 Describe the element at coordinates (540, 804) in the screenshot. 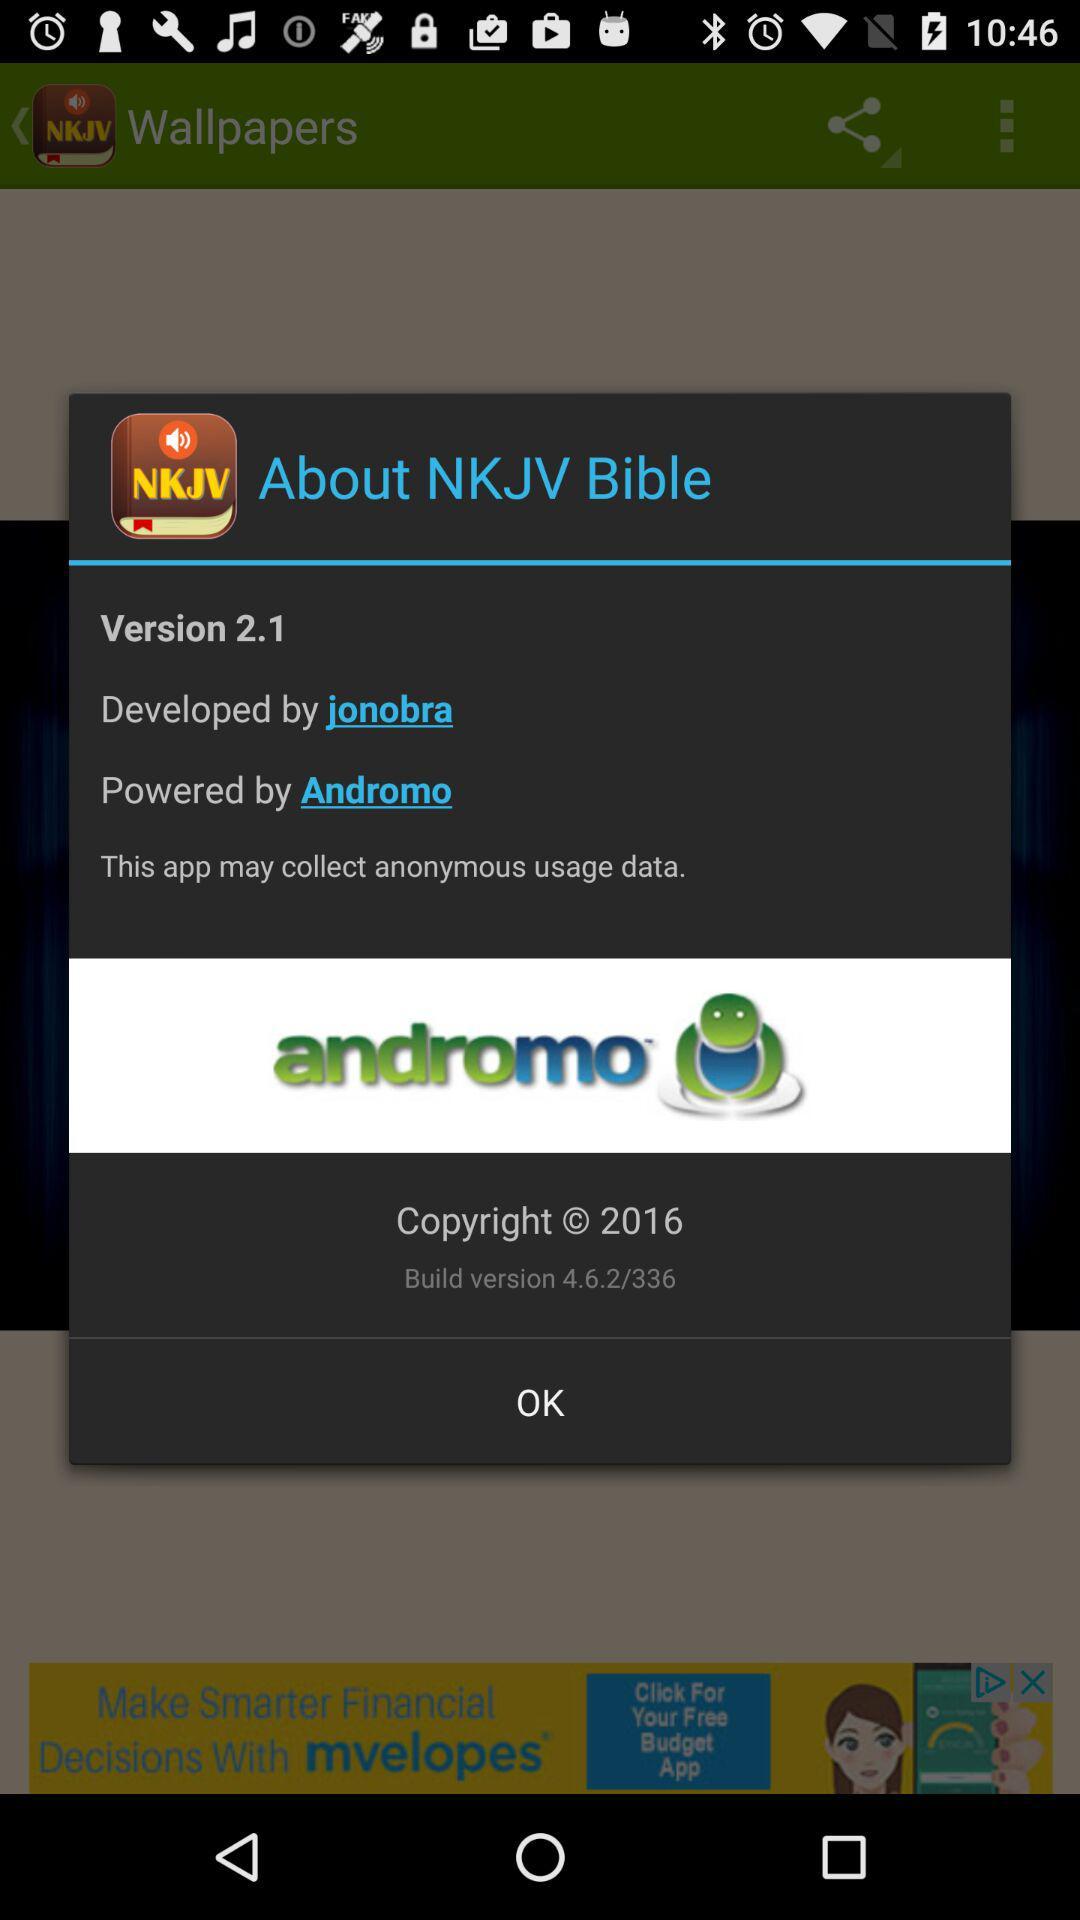

I see `powered by andromo item` at that location.